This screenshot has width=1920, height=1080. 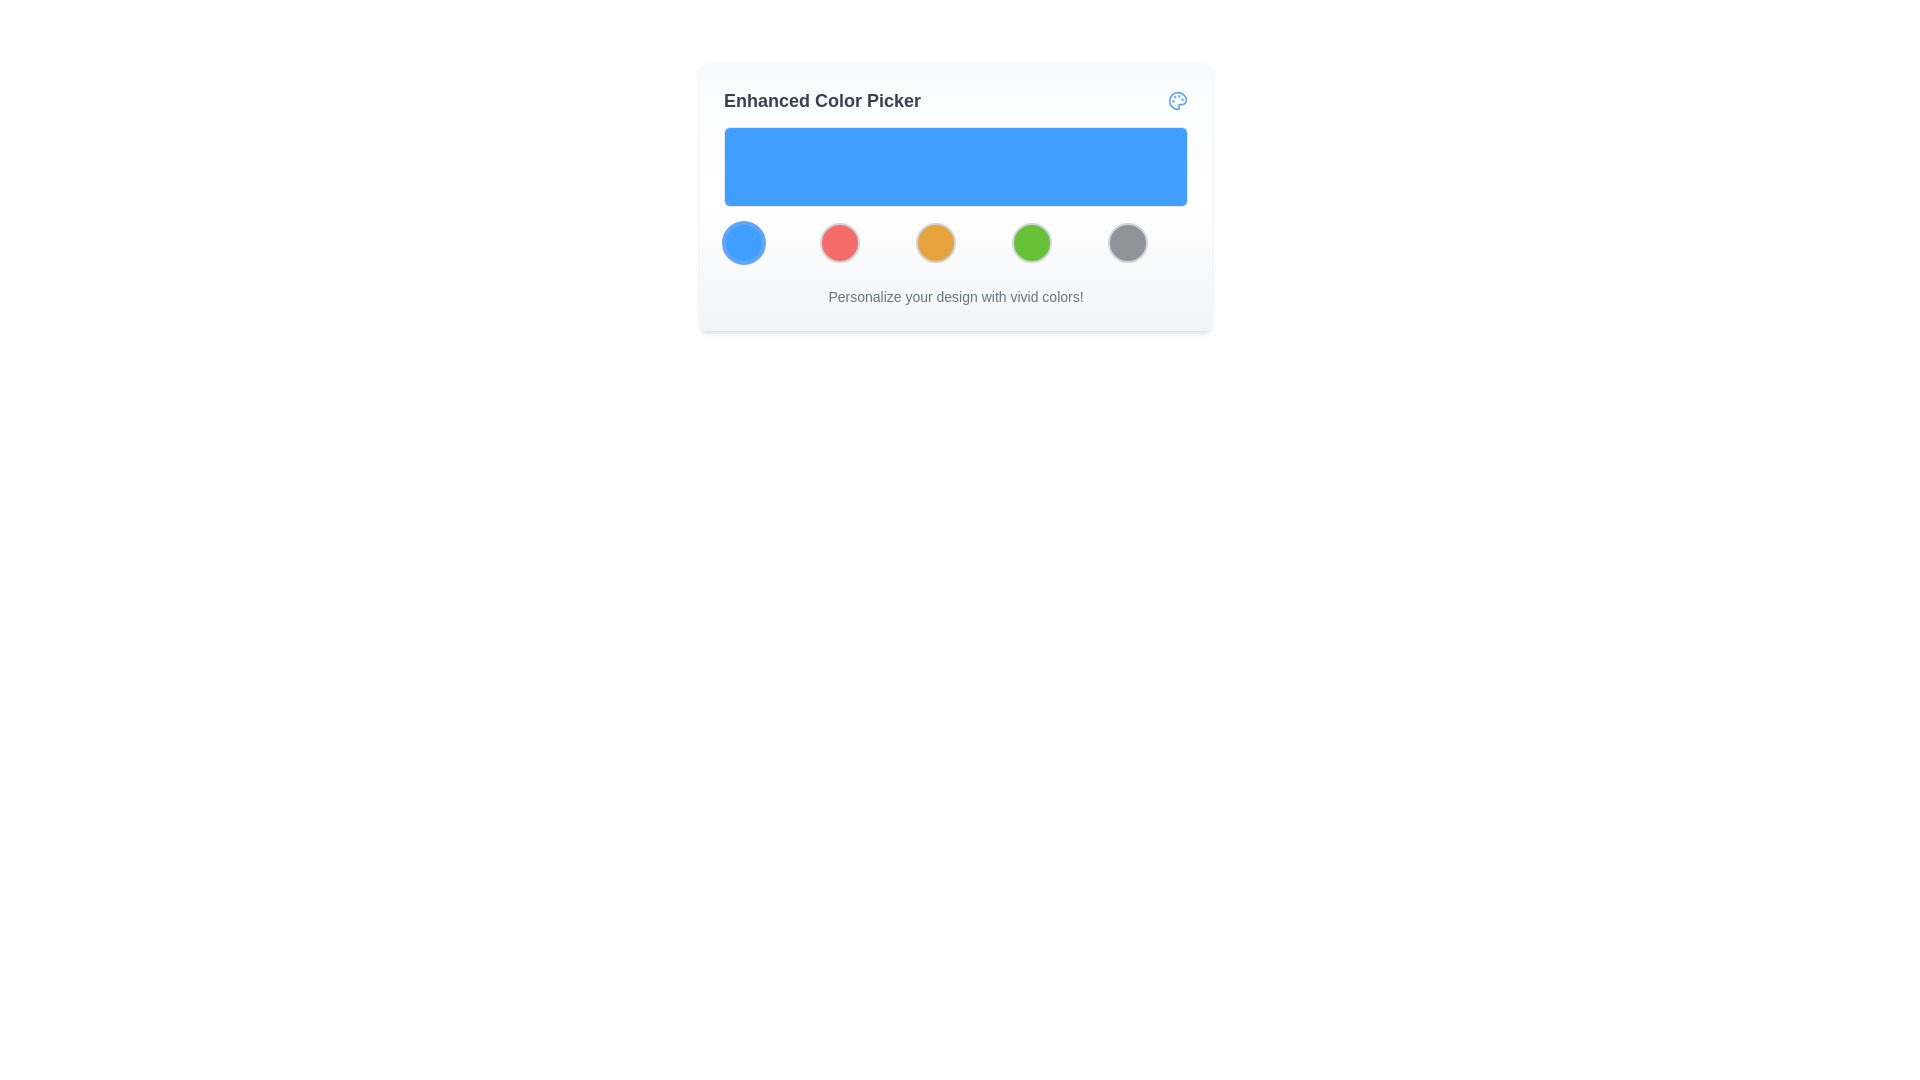 What do you see at coordinates (1128, 242) in the screenshot?
I see `the fifth button in a horizontal sequence of five circular buttons in the color picker tool to activate its hover effect` at bounding box center [1128, 242].